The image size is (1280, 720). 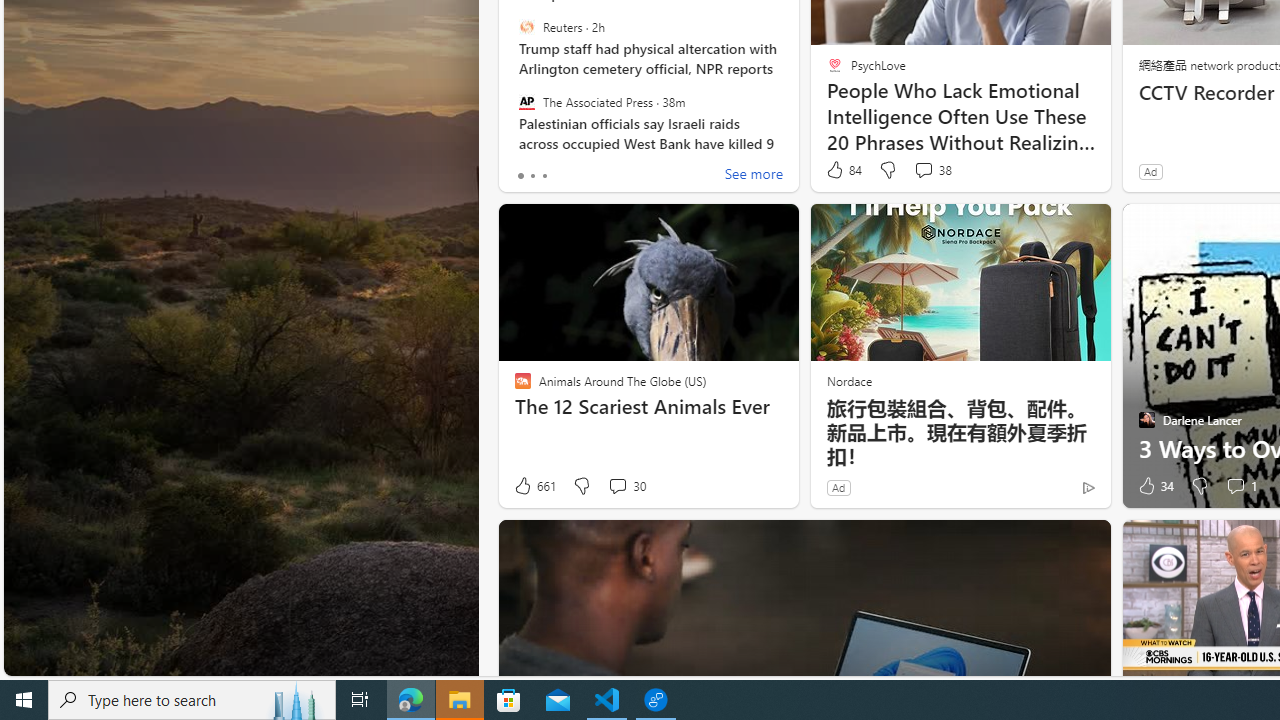 I want to click on 'tab-2', so click(x=544, y=175).